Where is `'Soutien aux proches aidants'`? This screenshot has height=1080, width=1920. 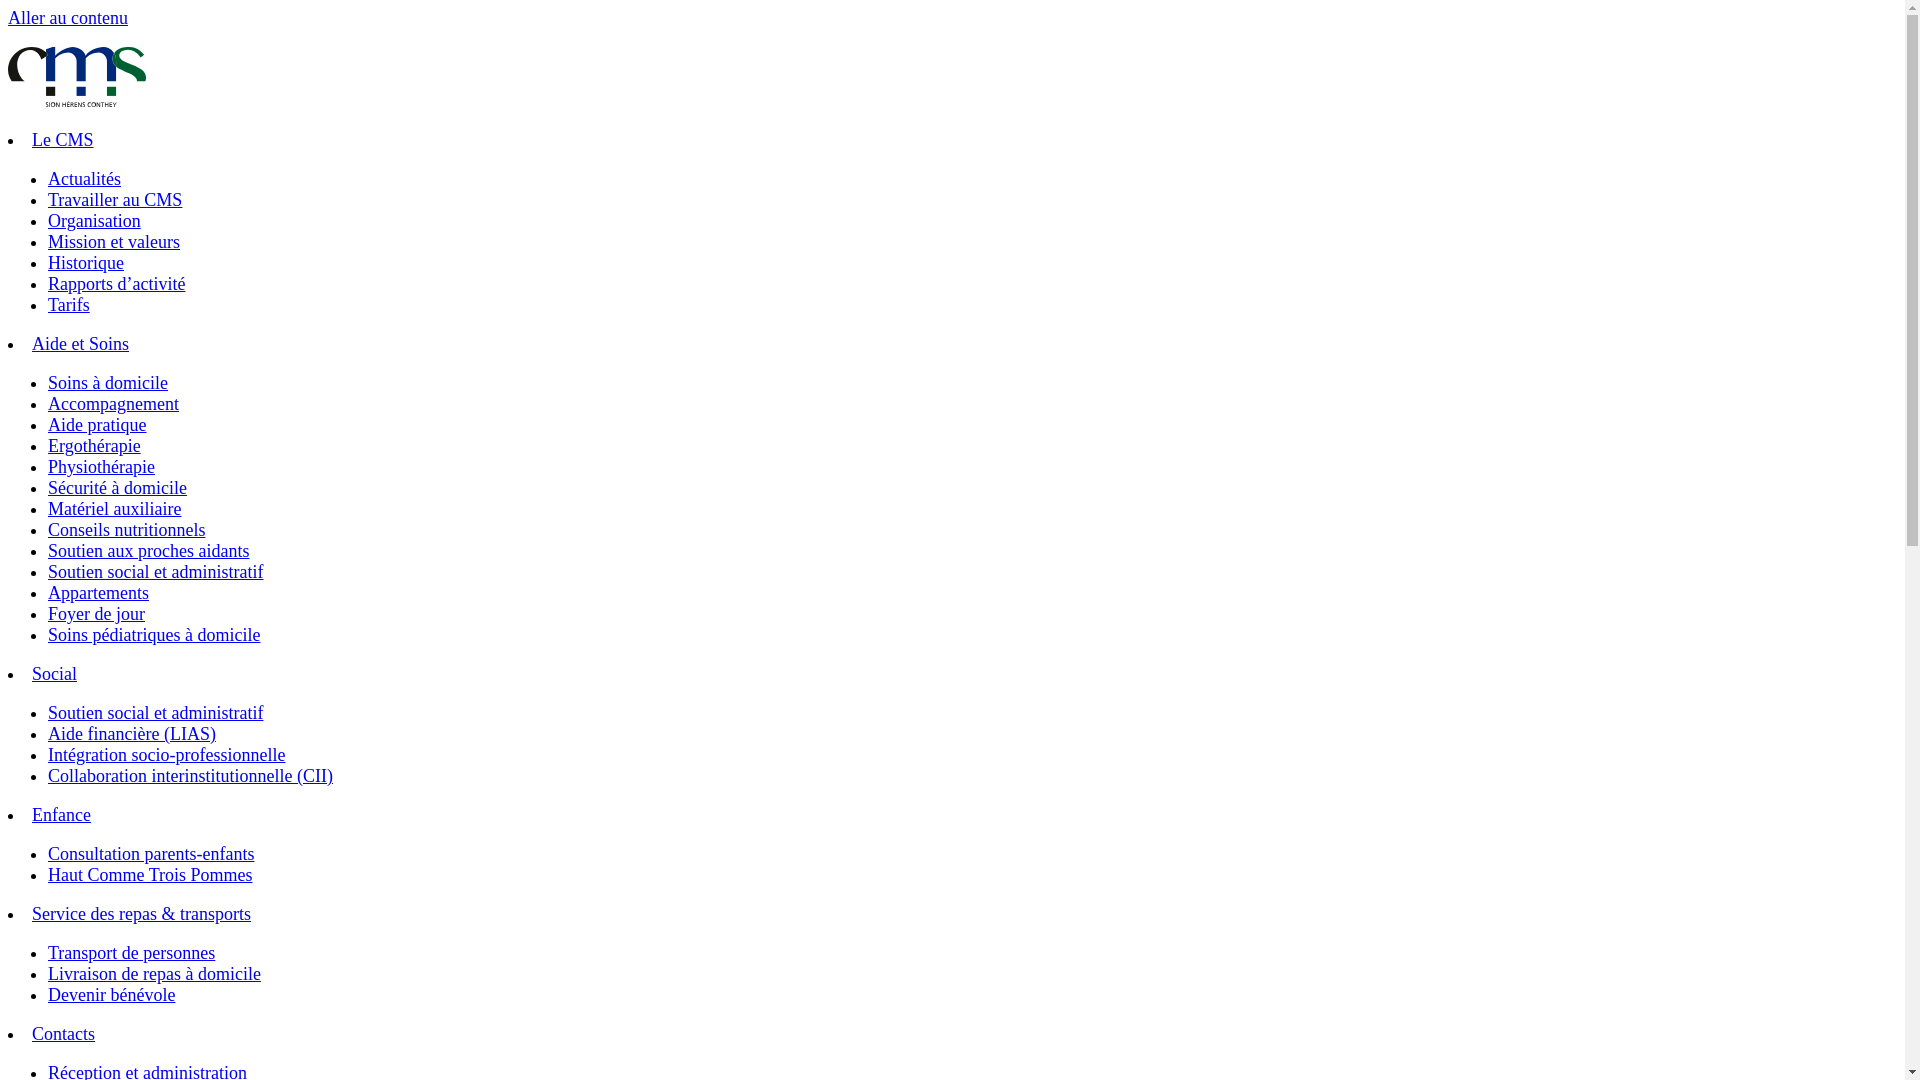
'Soutien aux proches aidants' is located at coordinates (48, 551).